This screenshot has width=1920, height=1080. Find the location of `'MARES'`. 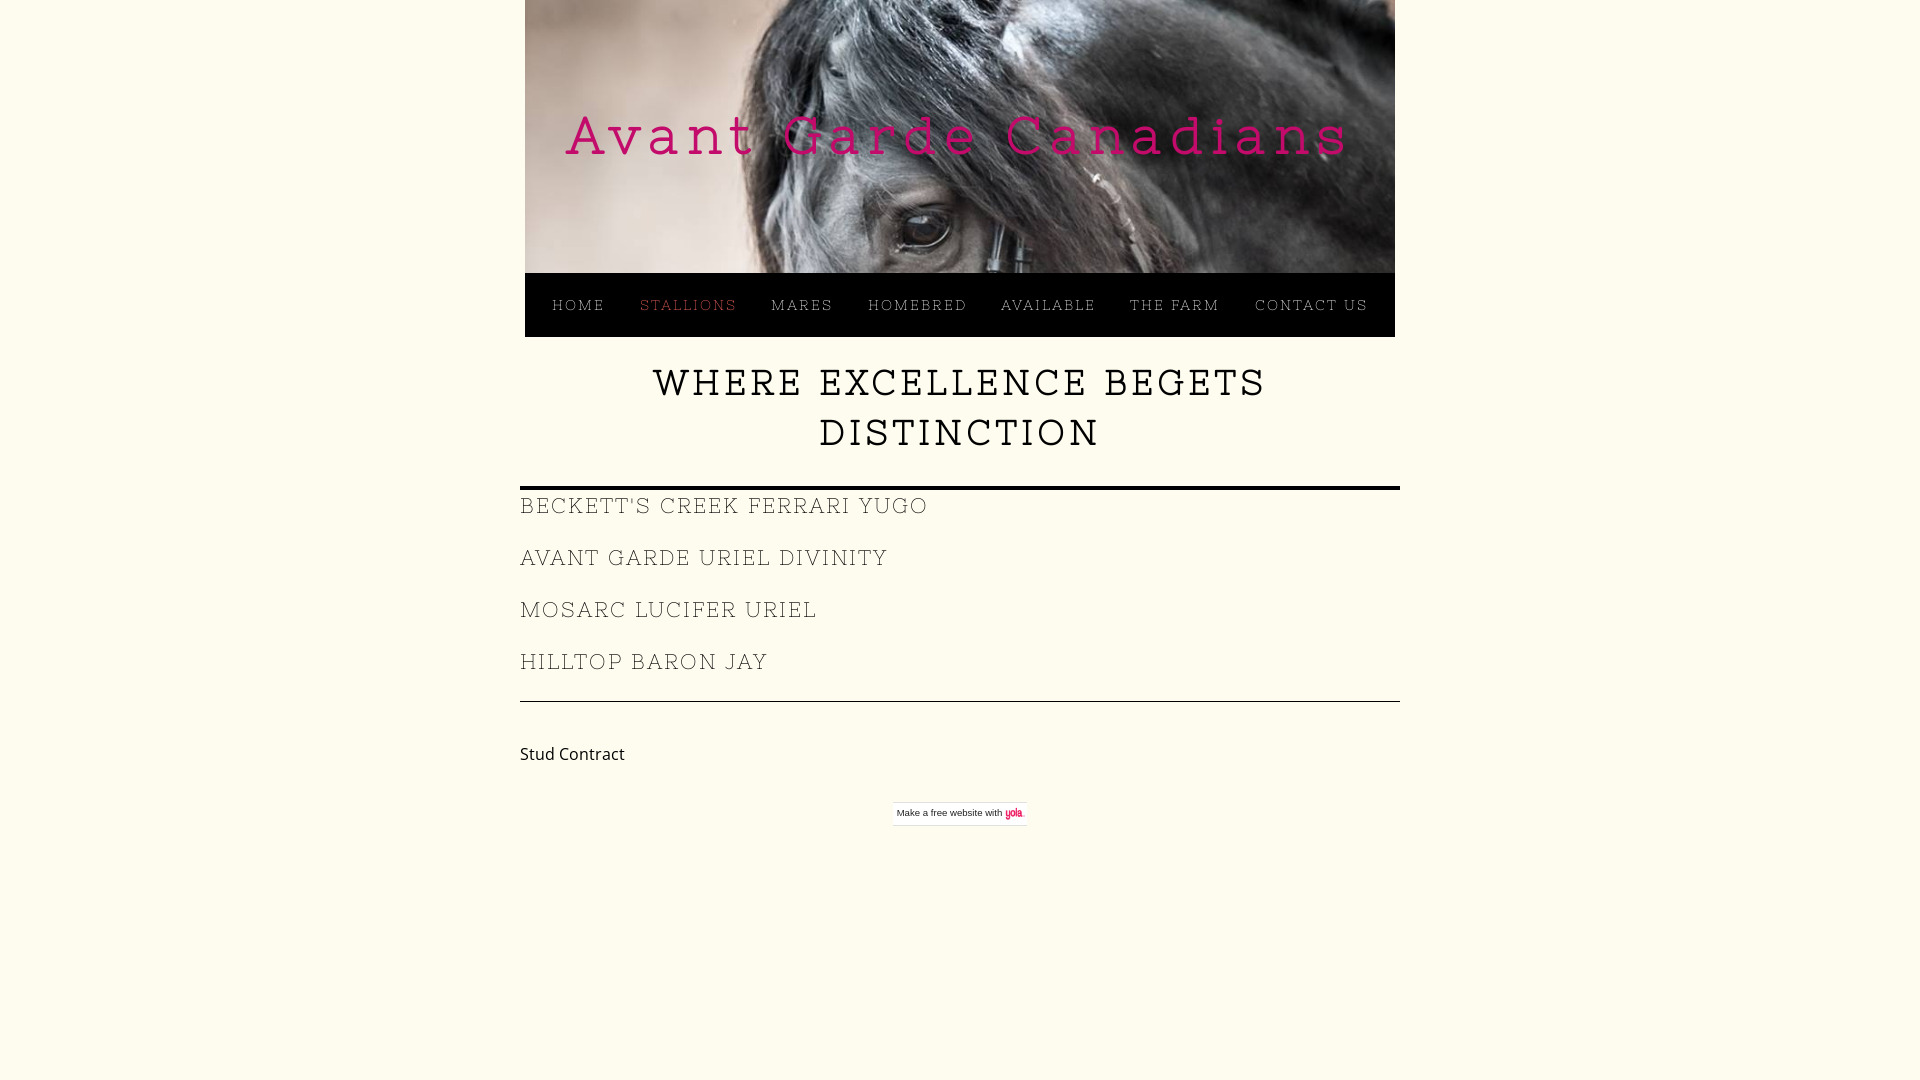

'MARES' is located at coordinates (801, 304).